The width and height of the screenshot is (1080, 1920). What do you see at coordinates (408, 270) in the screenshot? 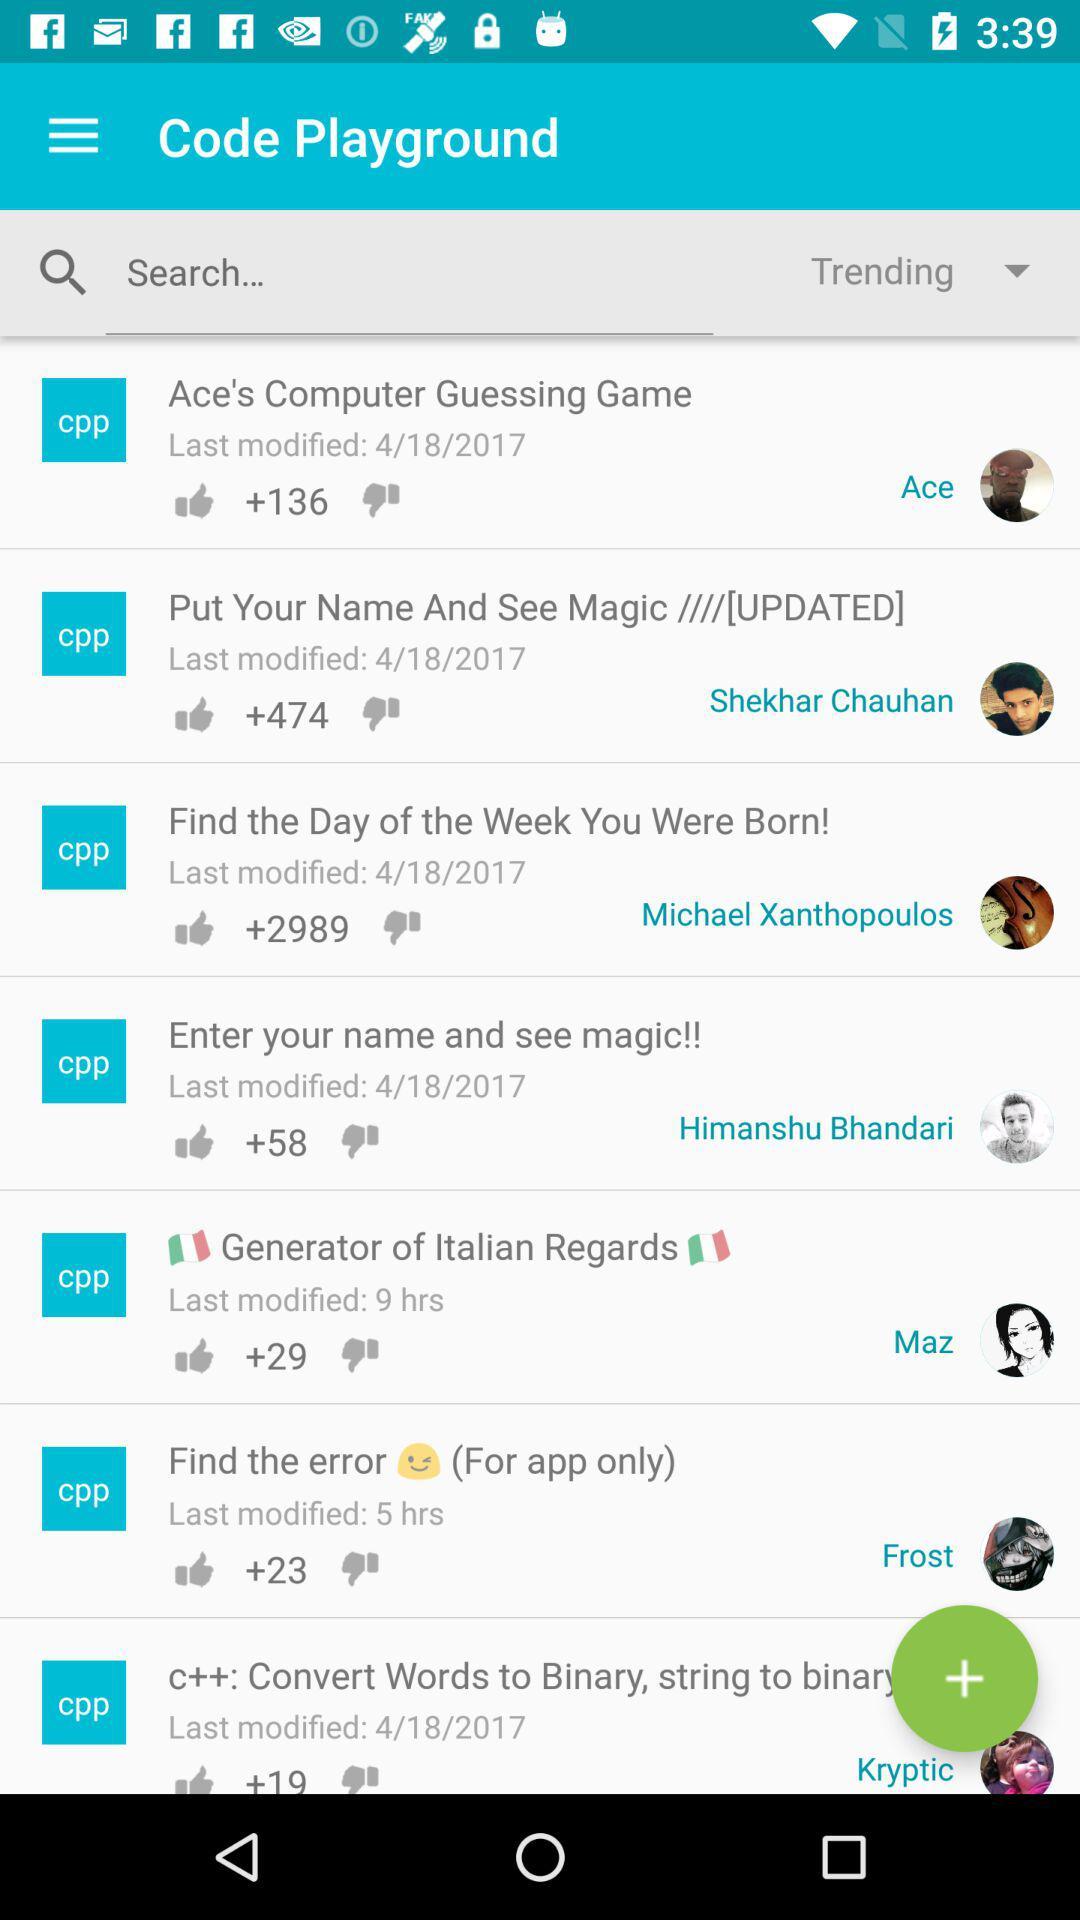
I see `search criteria` at bounding box center [408, 270].